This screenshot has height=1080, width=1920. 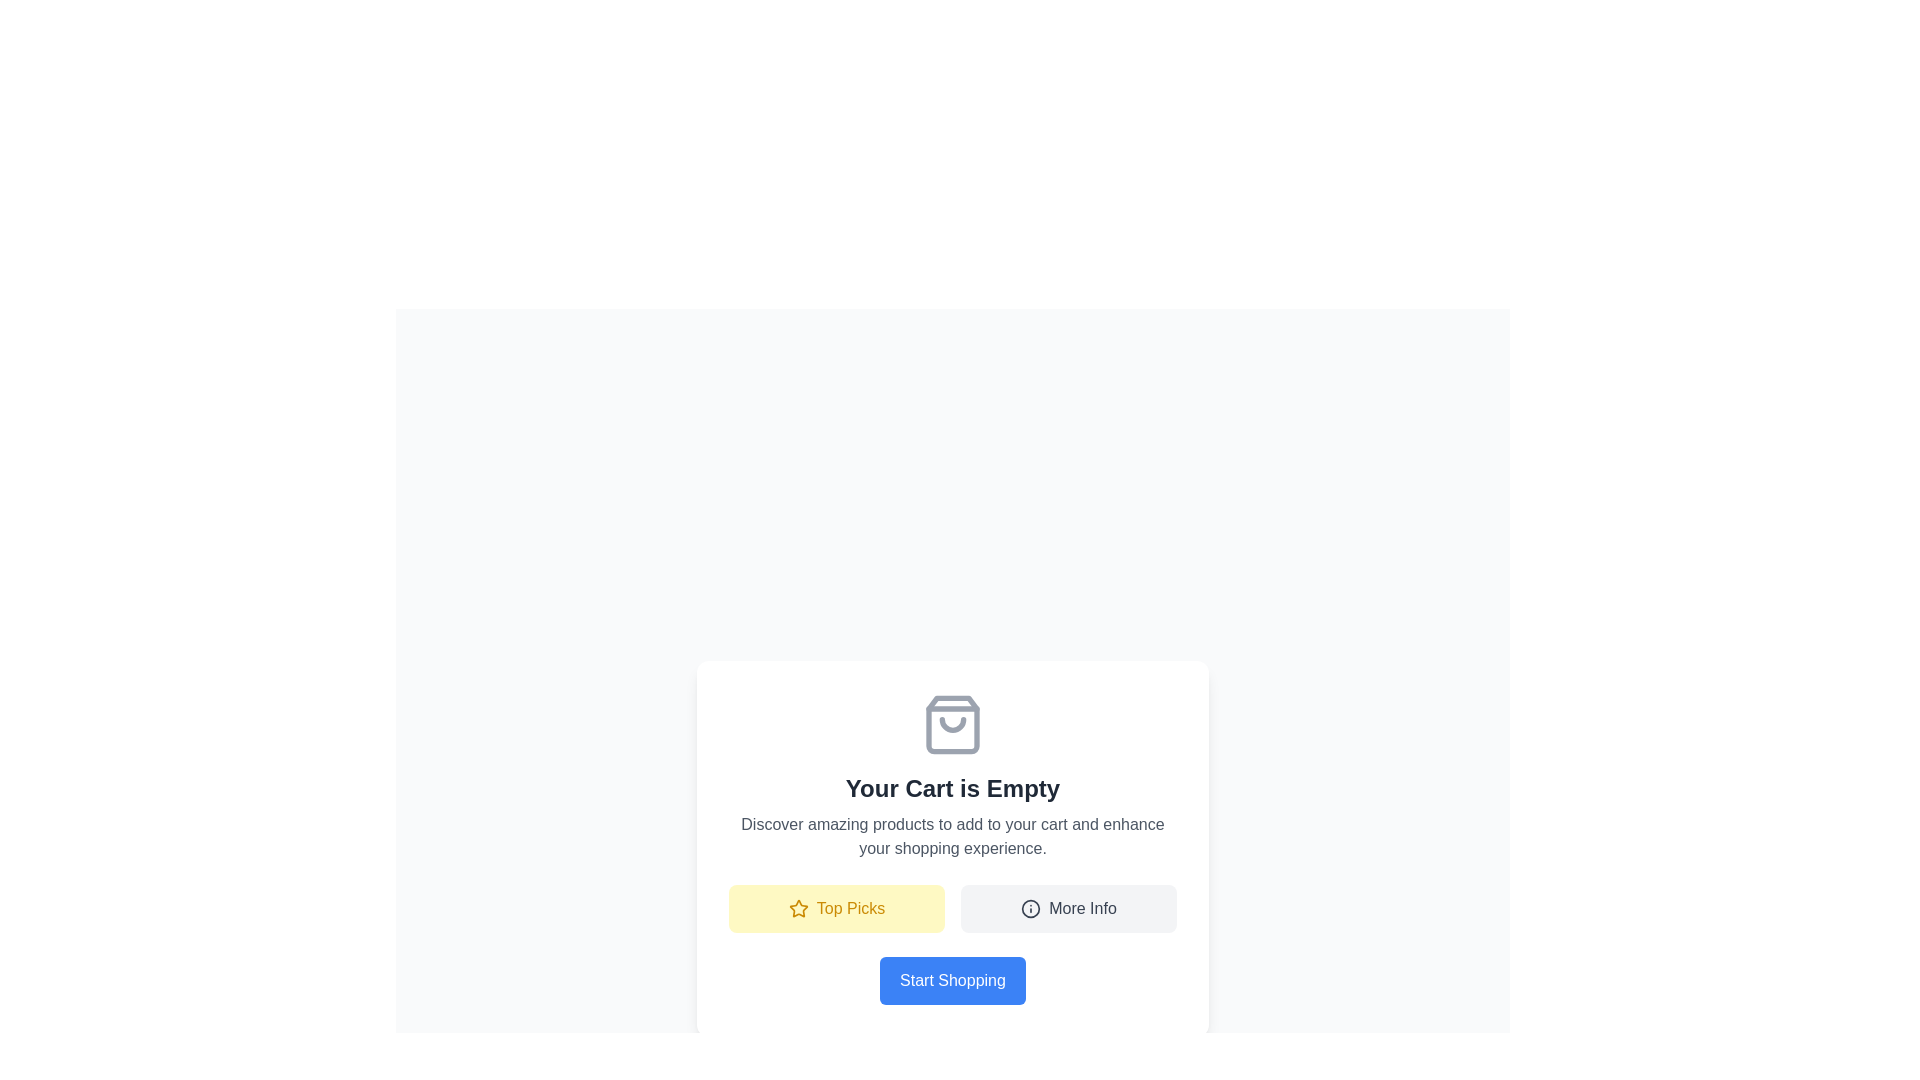 What do you see at coordinates (952, 979) in the screenshot?
I see `the 'Start Shopping' button, which is a rectangular button with rounded corners, a blue background that darkens on hover, and the text 'Start Shopping' in white bold font` at bounding box center [952, 979].